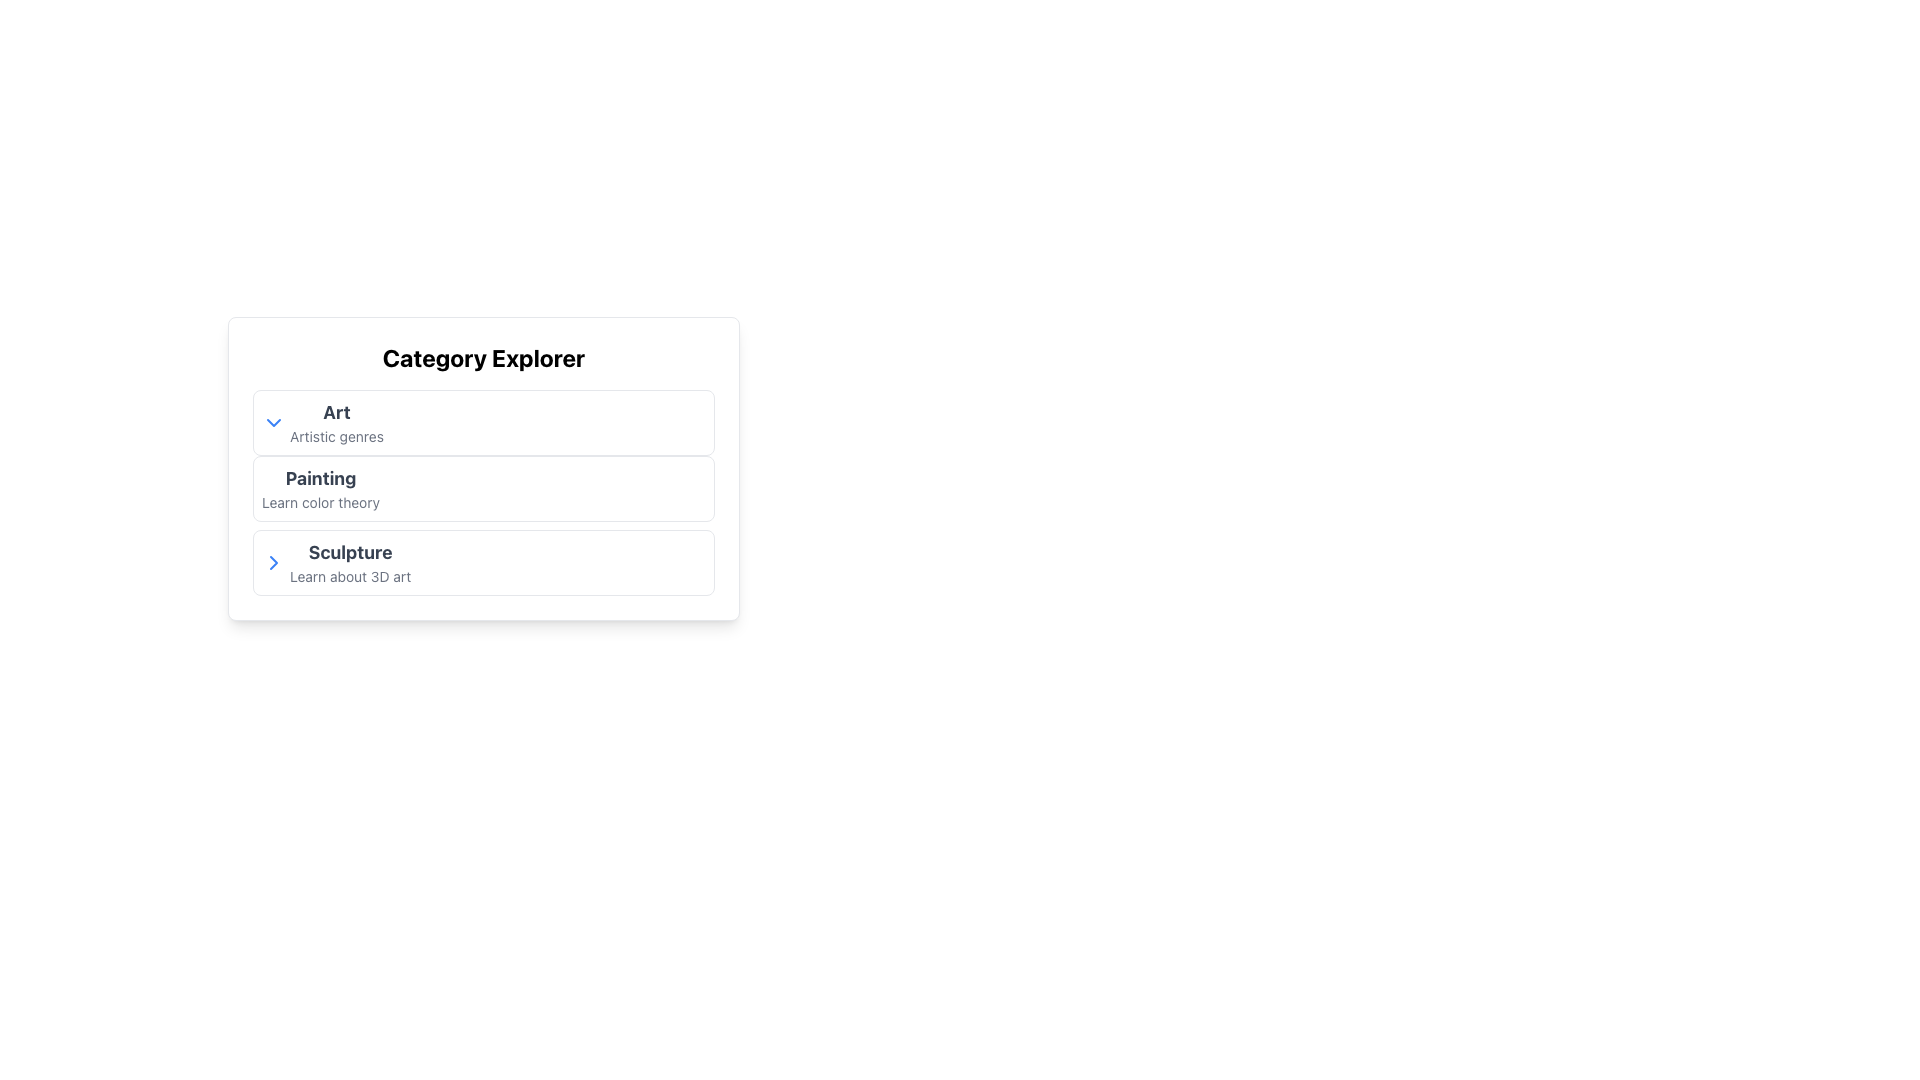 This screenshot has height=1080, width=1920. Describe the element at coordinates (350, 563) in the screenshot. I see `title and description of the 'Sculpture' category label located in the 'Category Explorer' section, which is the third entry in the list` at that location.